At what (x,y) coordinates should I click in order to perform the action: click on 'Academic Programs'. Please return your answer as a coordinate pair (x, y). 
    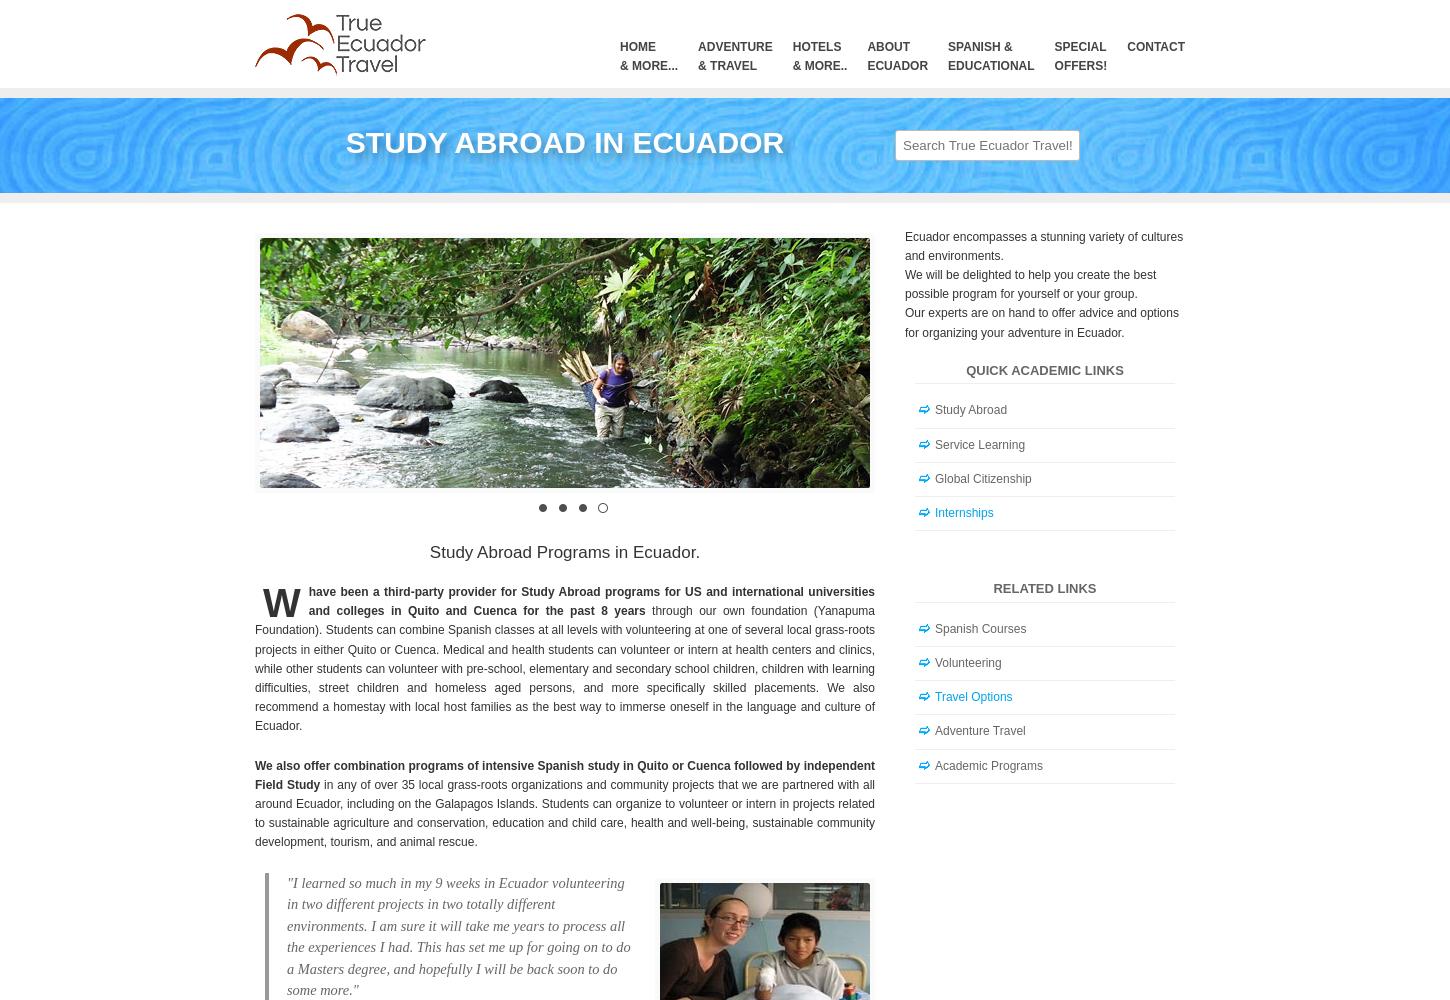
    Looking at the image, I should click on (989, 765).